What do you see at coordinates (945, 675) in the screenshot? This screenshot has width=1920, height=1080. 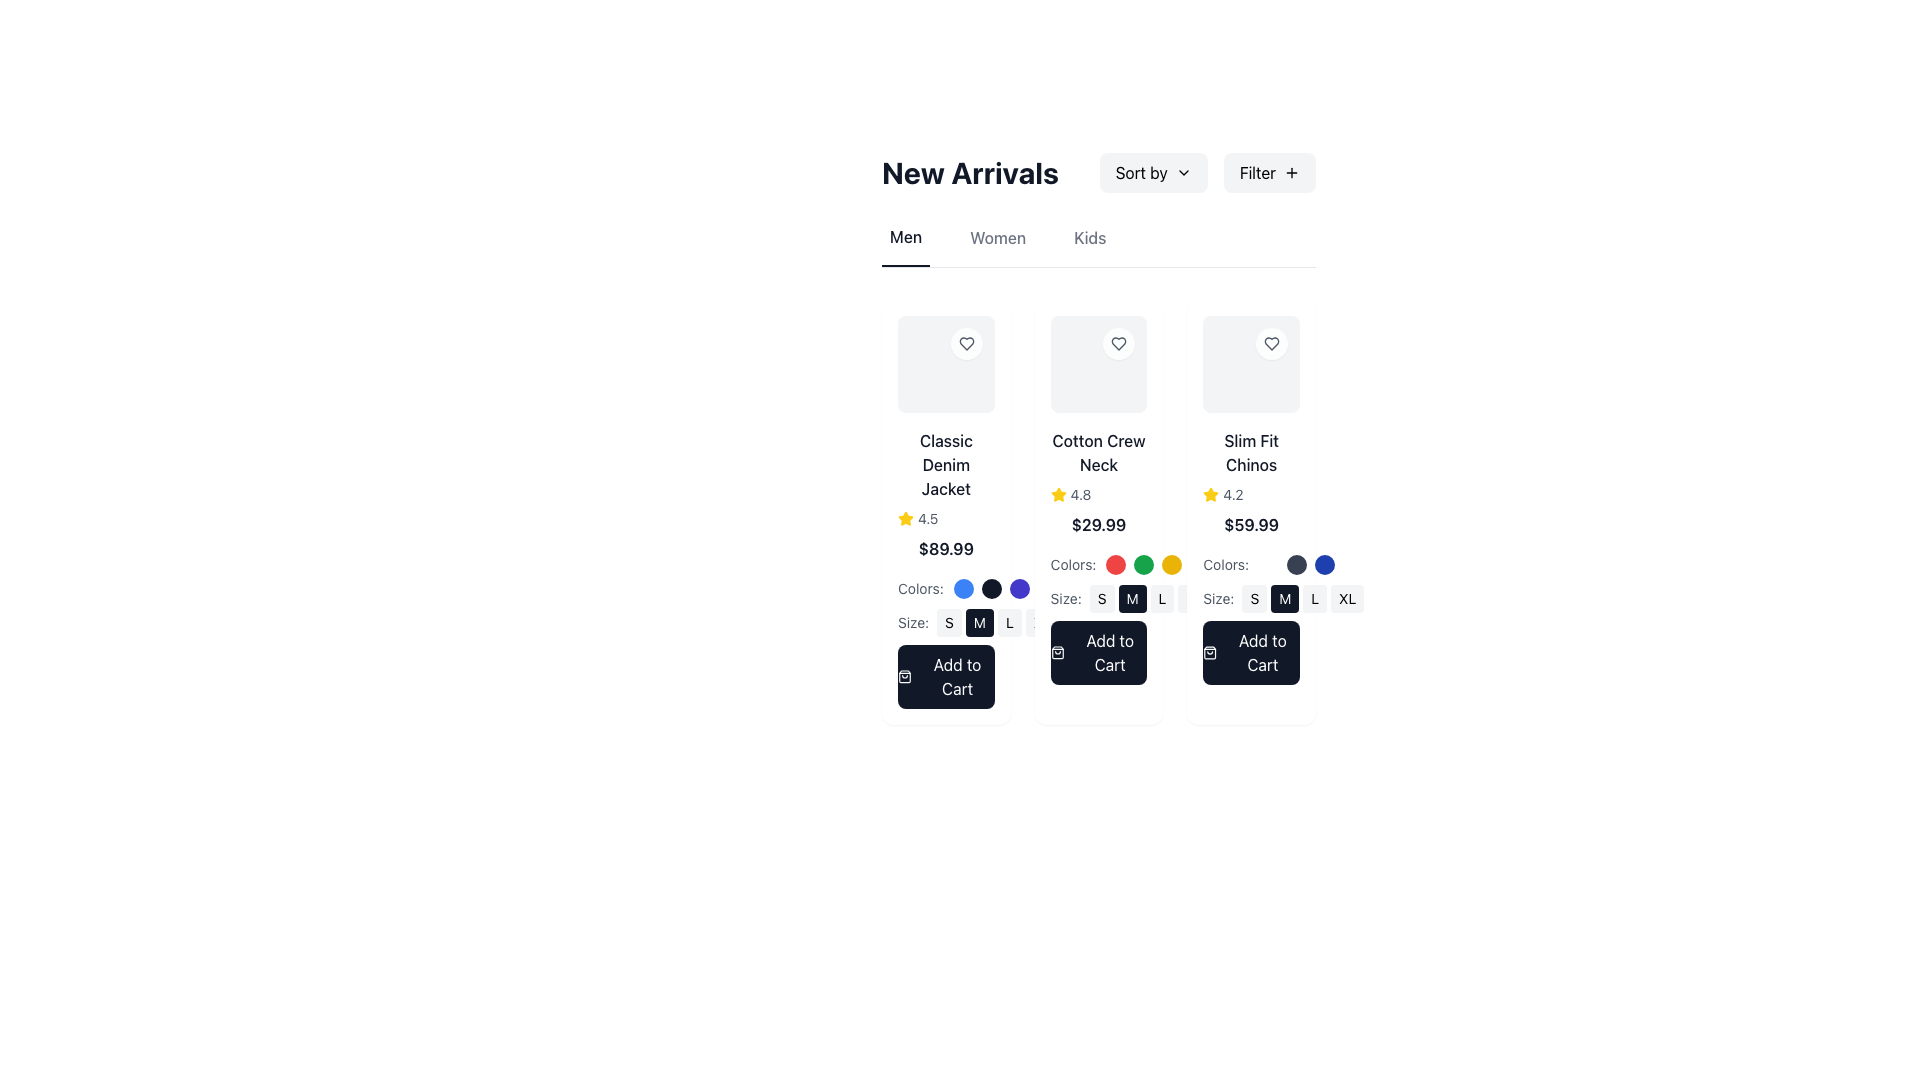 I see `the 'Add to Cart' button for the product 'Classic Denim Jacket', which is a dark navy rectangular button with white text and a shopping bag icon` at bounding box center [945, 675].